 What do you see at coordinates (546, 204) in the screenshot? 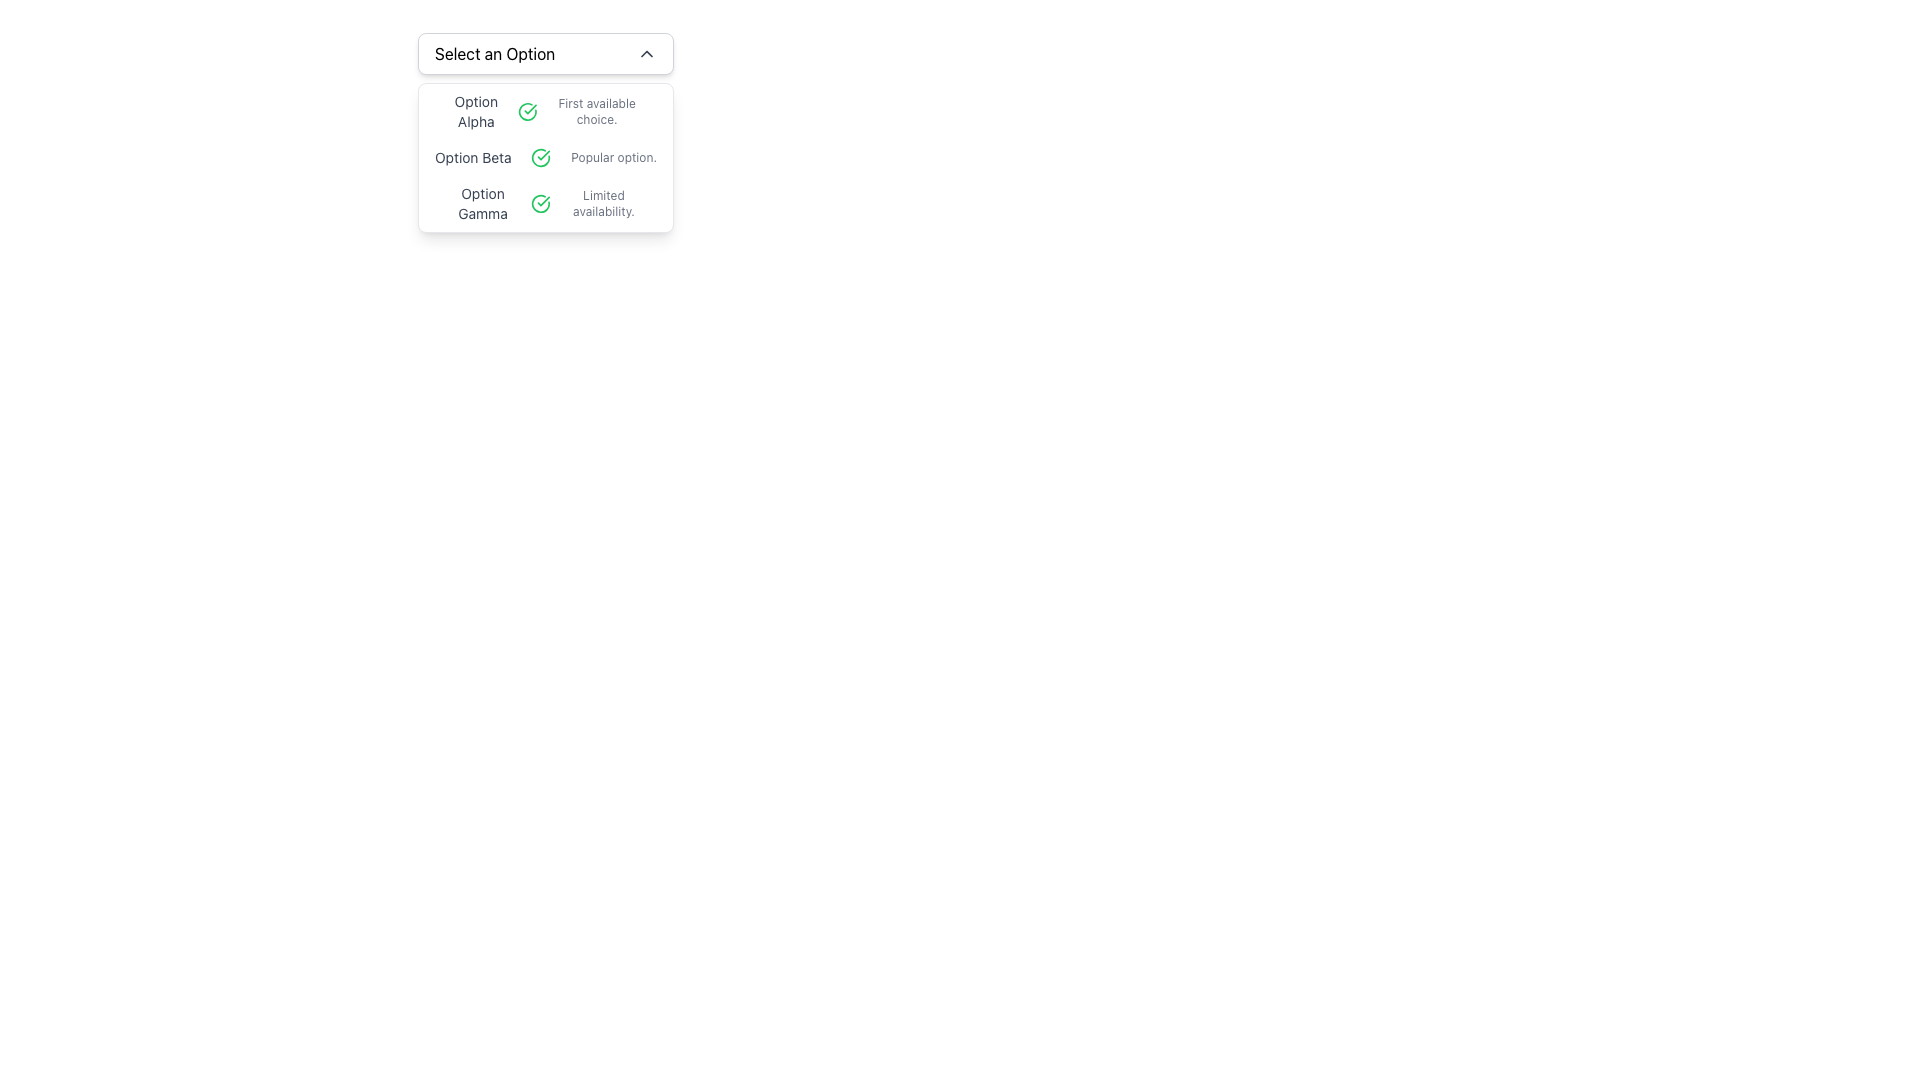
I see `the third list item labeled 'Option Gamma'` at bounding box center [546, 204].